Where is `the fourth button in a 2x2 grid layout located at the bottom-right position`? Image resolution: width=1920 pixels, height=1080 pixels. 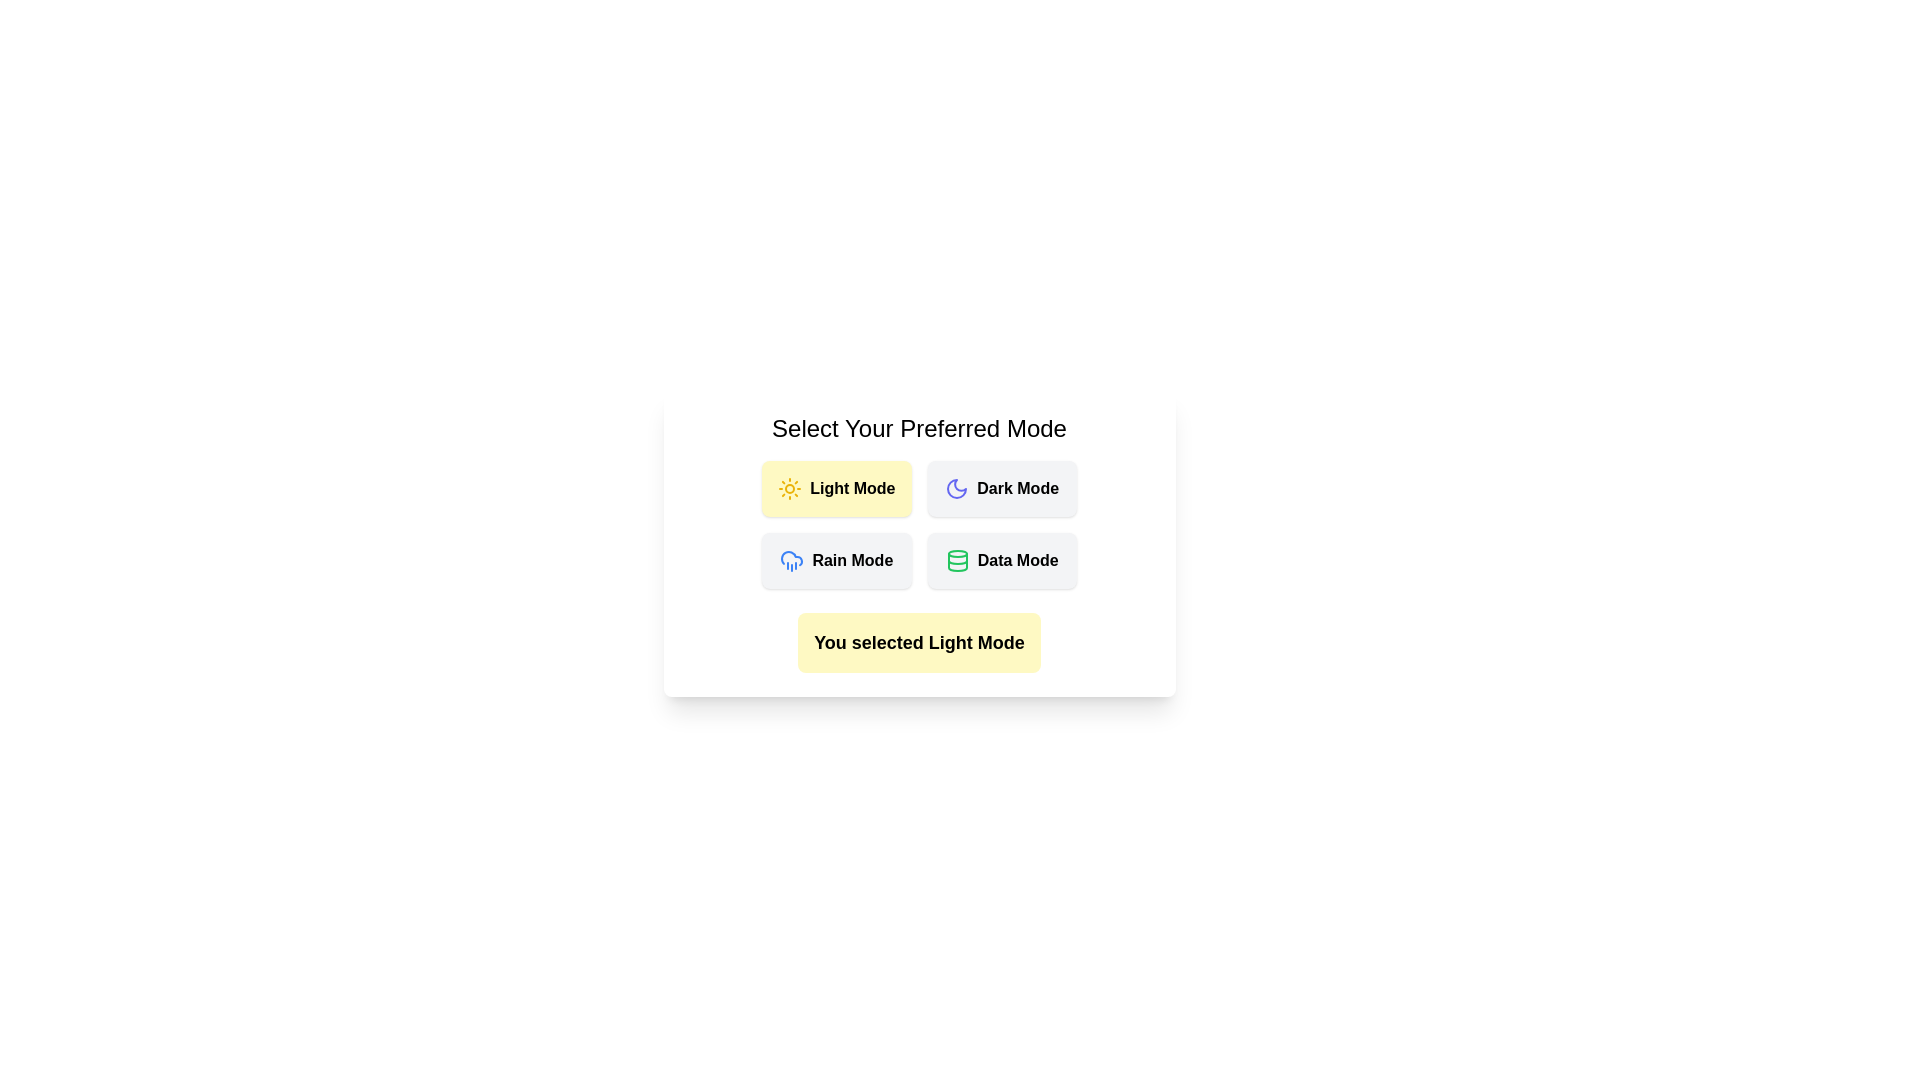 the fourth button in a 2x2 grid layout located at the bottom-right position is located at coordinates (1002, 560).